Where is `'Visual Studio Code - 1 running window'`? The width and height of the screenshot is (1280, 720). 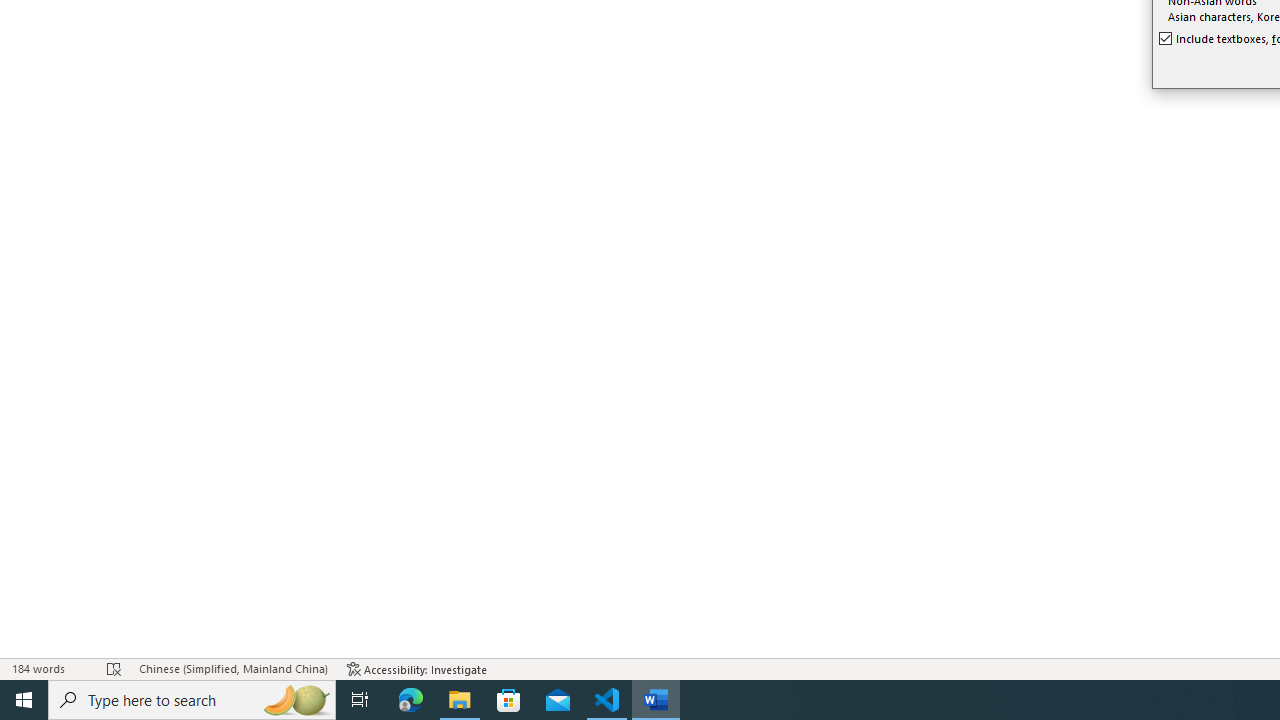 'Visual Studio Code - 1 running window' is located at coordinates (606, 698).